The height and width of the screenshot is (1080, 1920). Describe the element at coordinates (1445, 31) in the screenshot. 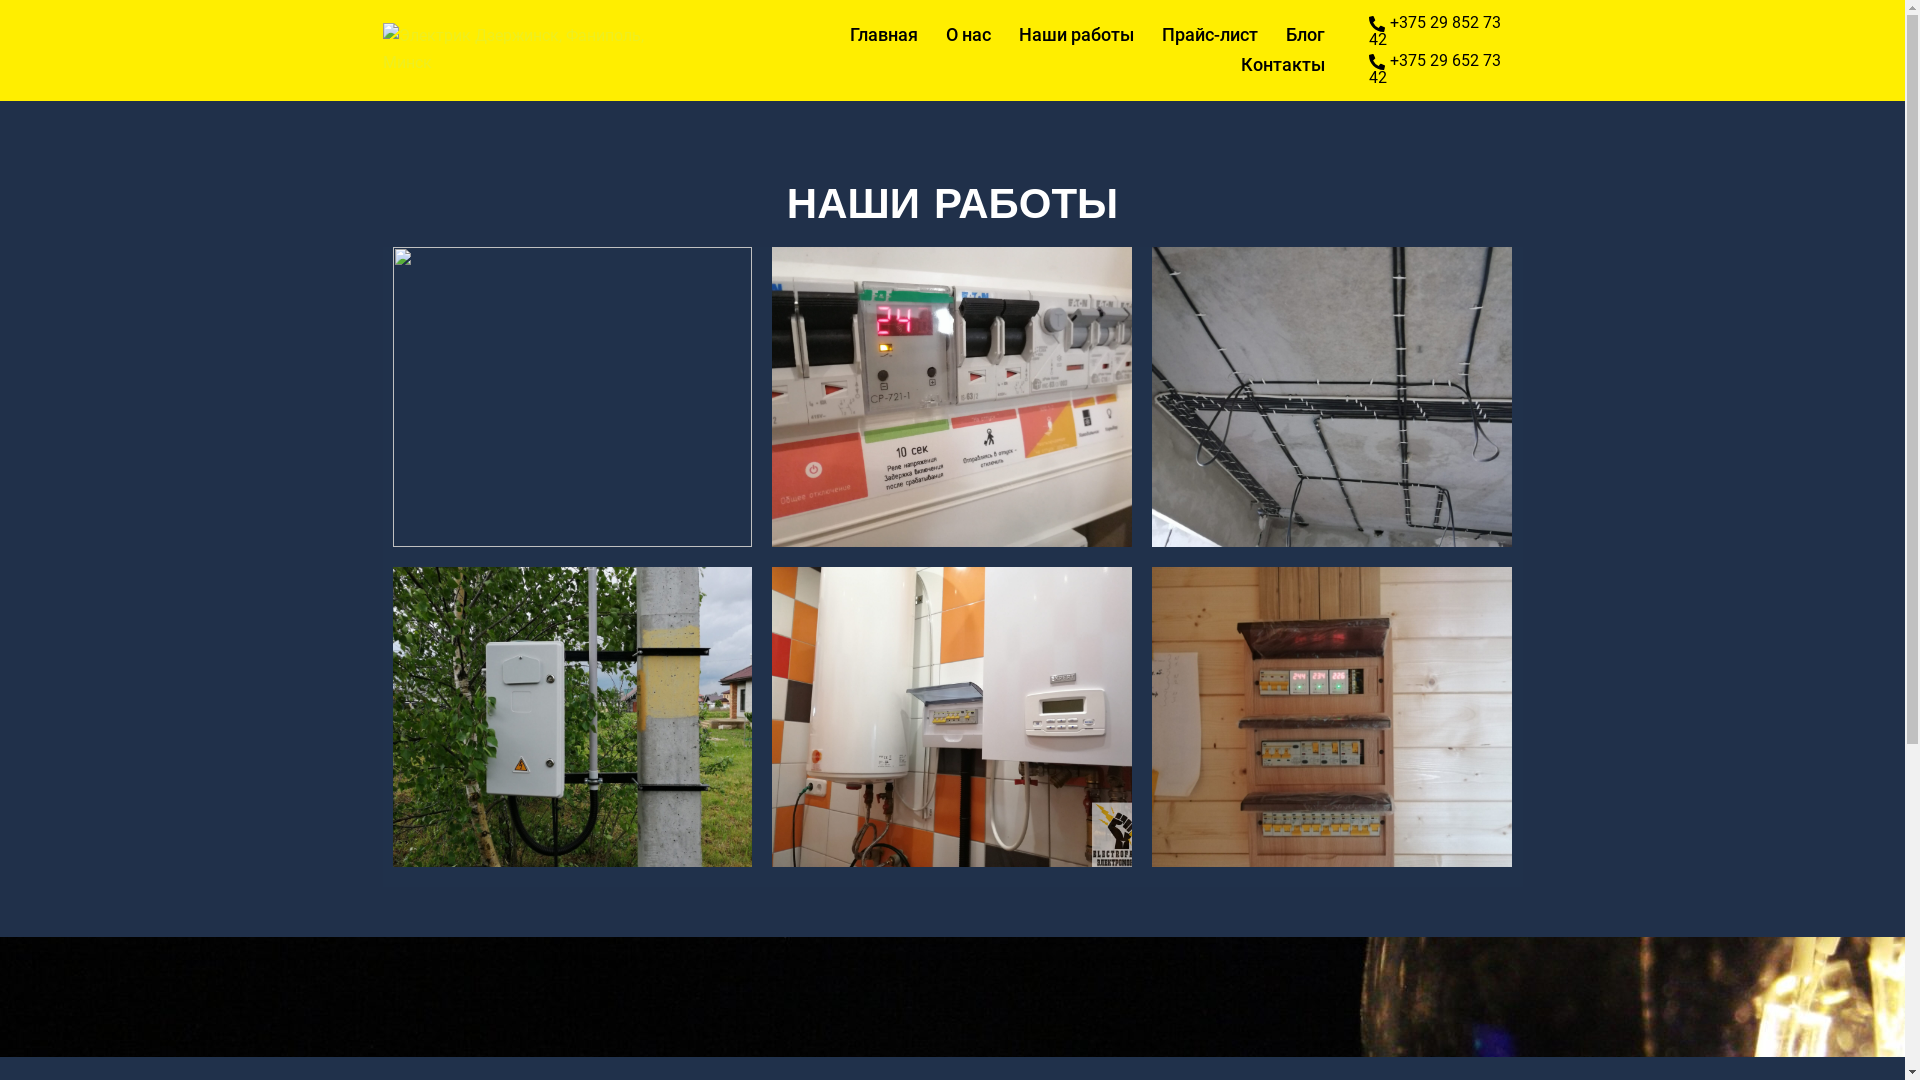

I see `'+375 29 852 73 42'` at that location.